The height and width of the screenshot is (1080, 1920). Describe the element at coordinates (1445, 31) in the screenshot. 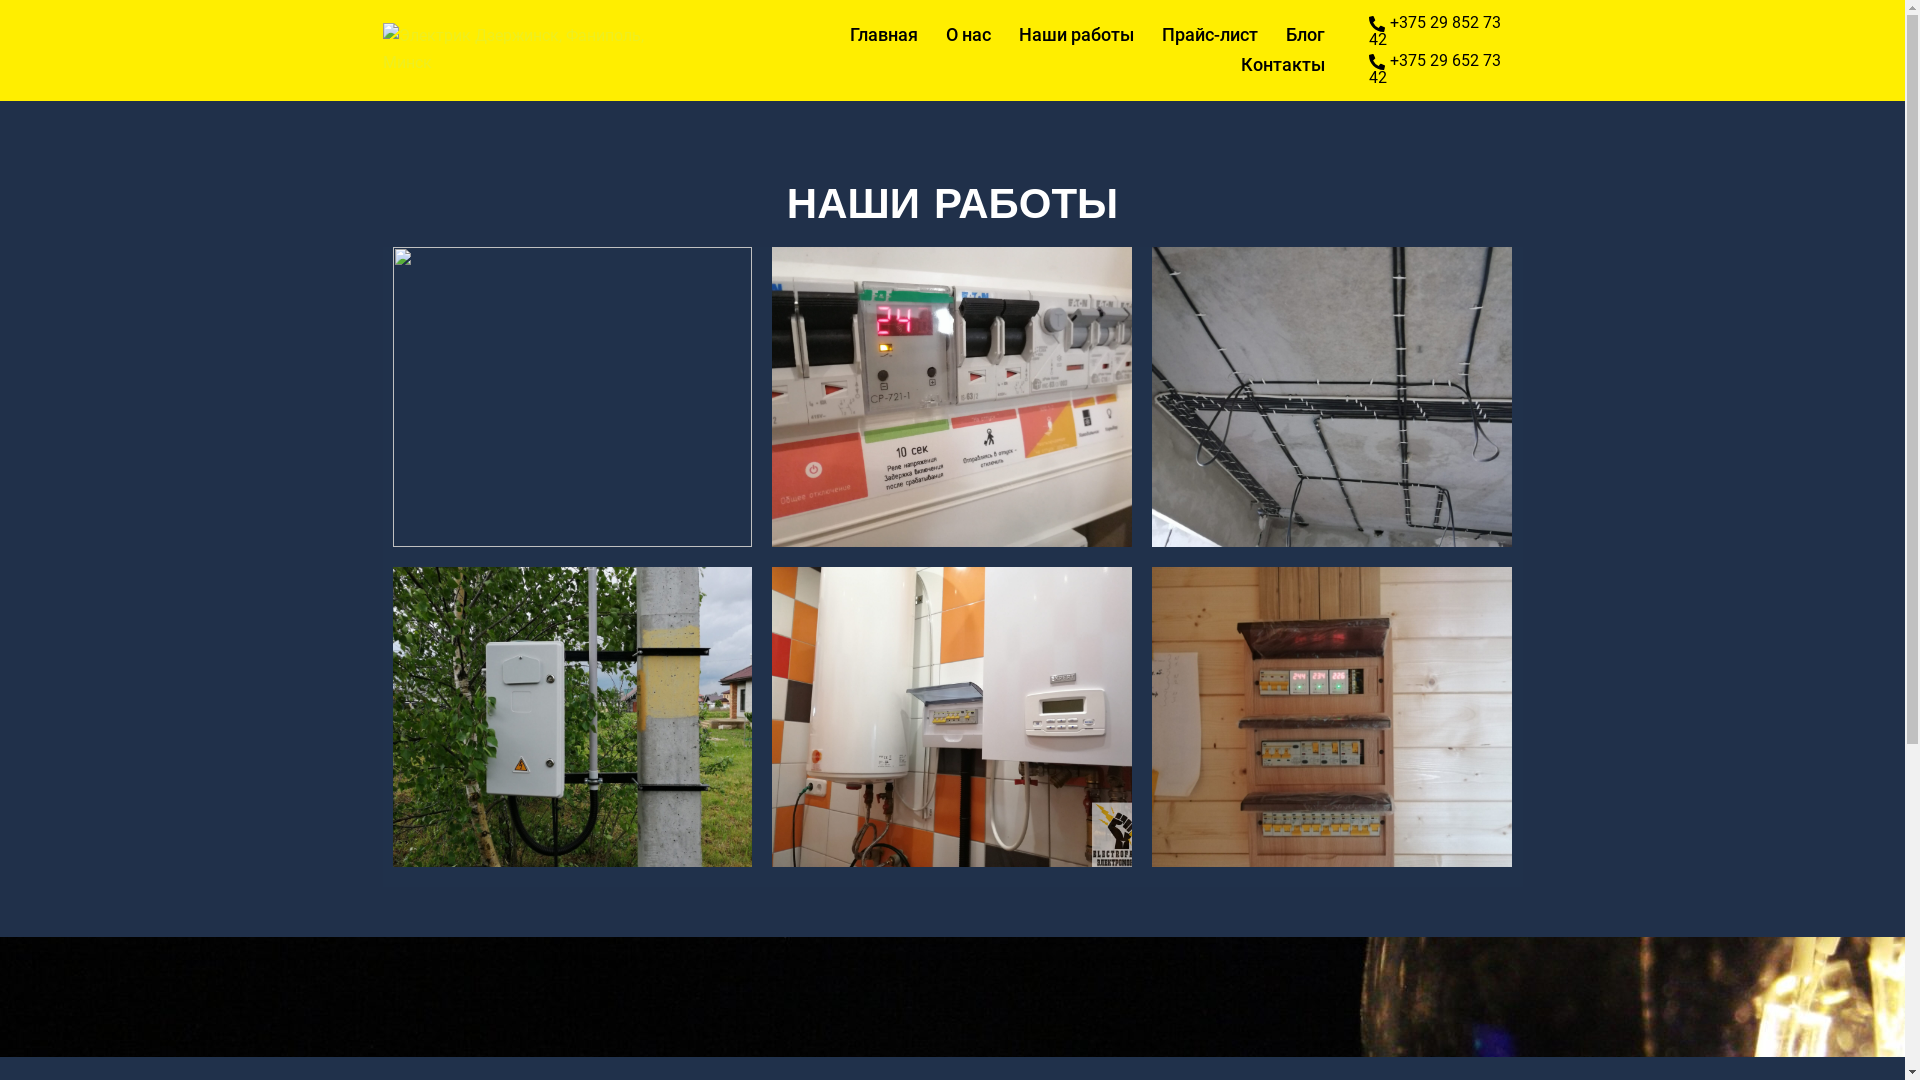

I see `'+375 29 852 73 42'` at that location.